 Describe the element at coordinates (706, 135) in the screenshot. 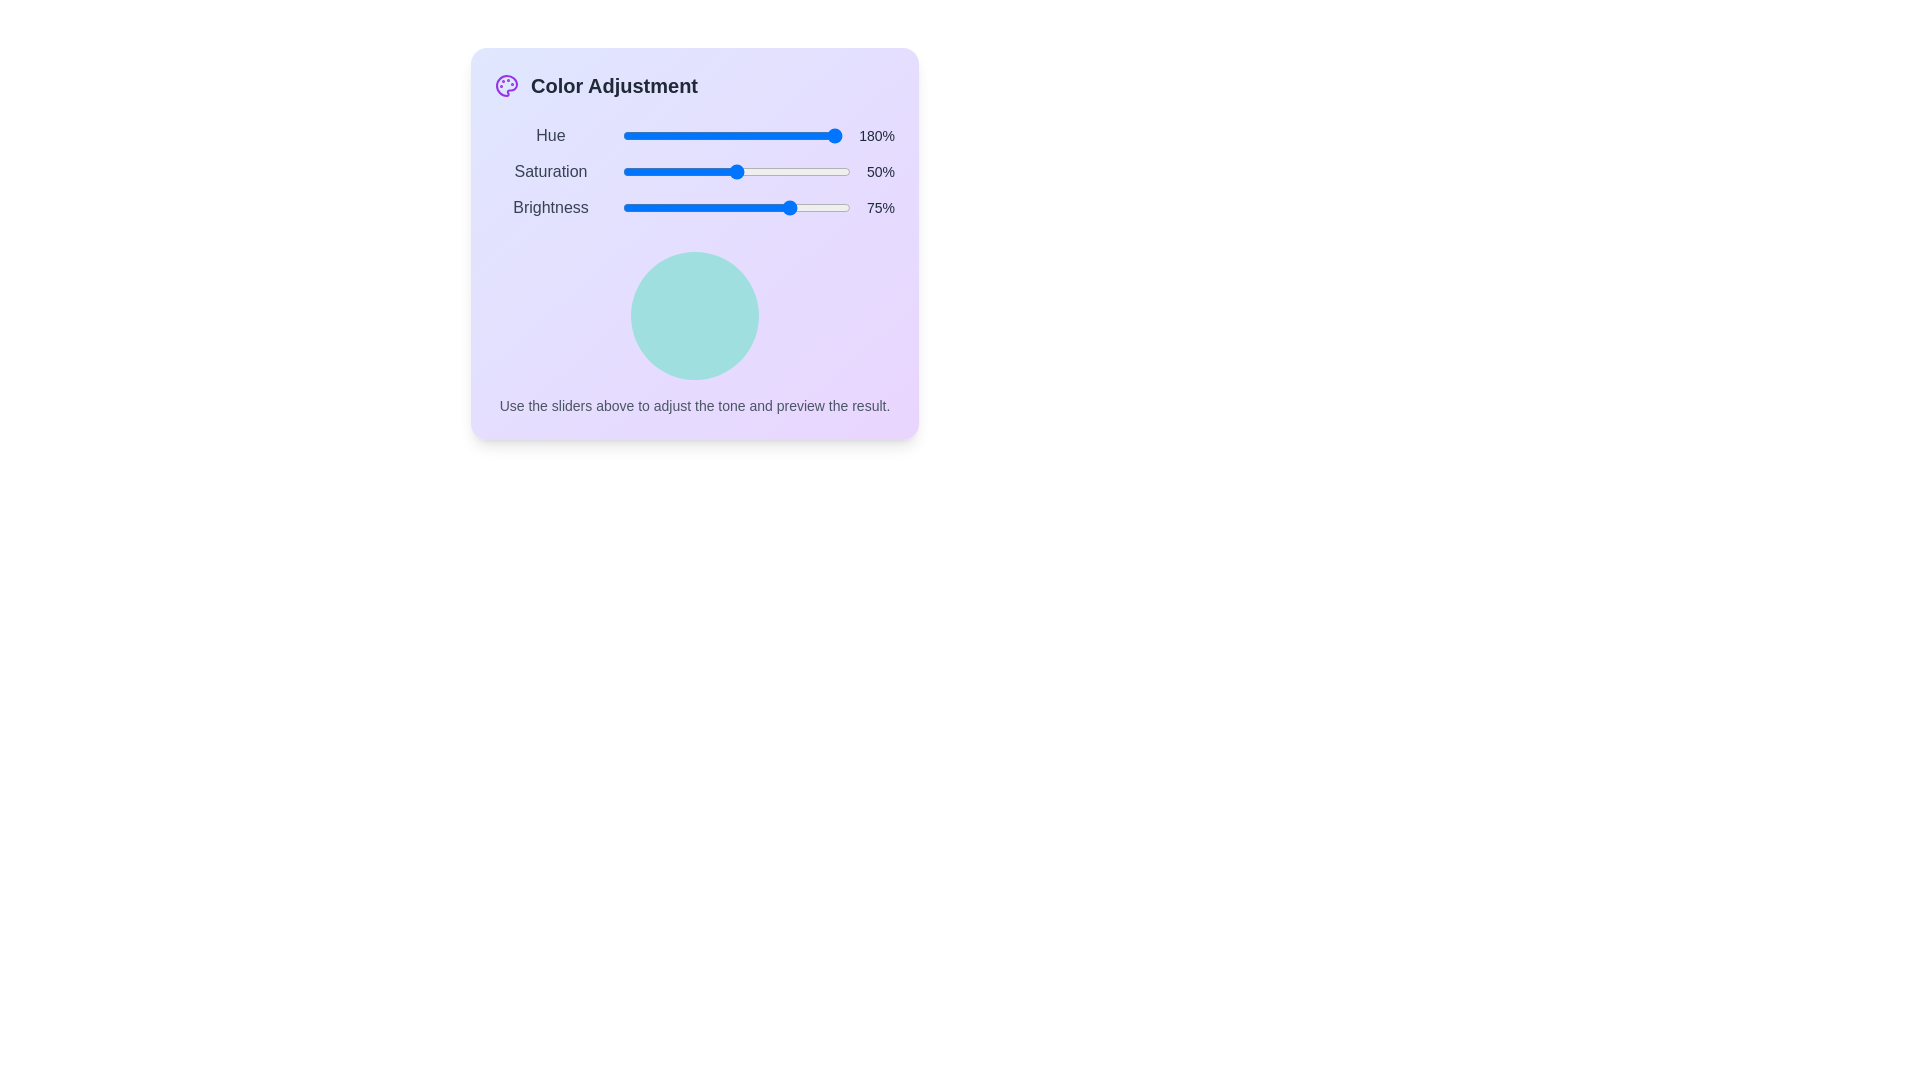

I see `the 0 slider to 38% to observe the resulting color in the preview circle` at that location.